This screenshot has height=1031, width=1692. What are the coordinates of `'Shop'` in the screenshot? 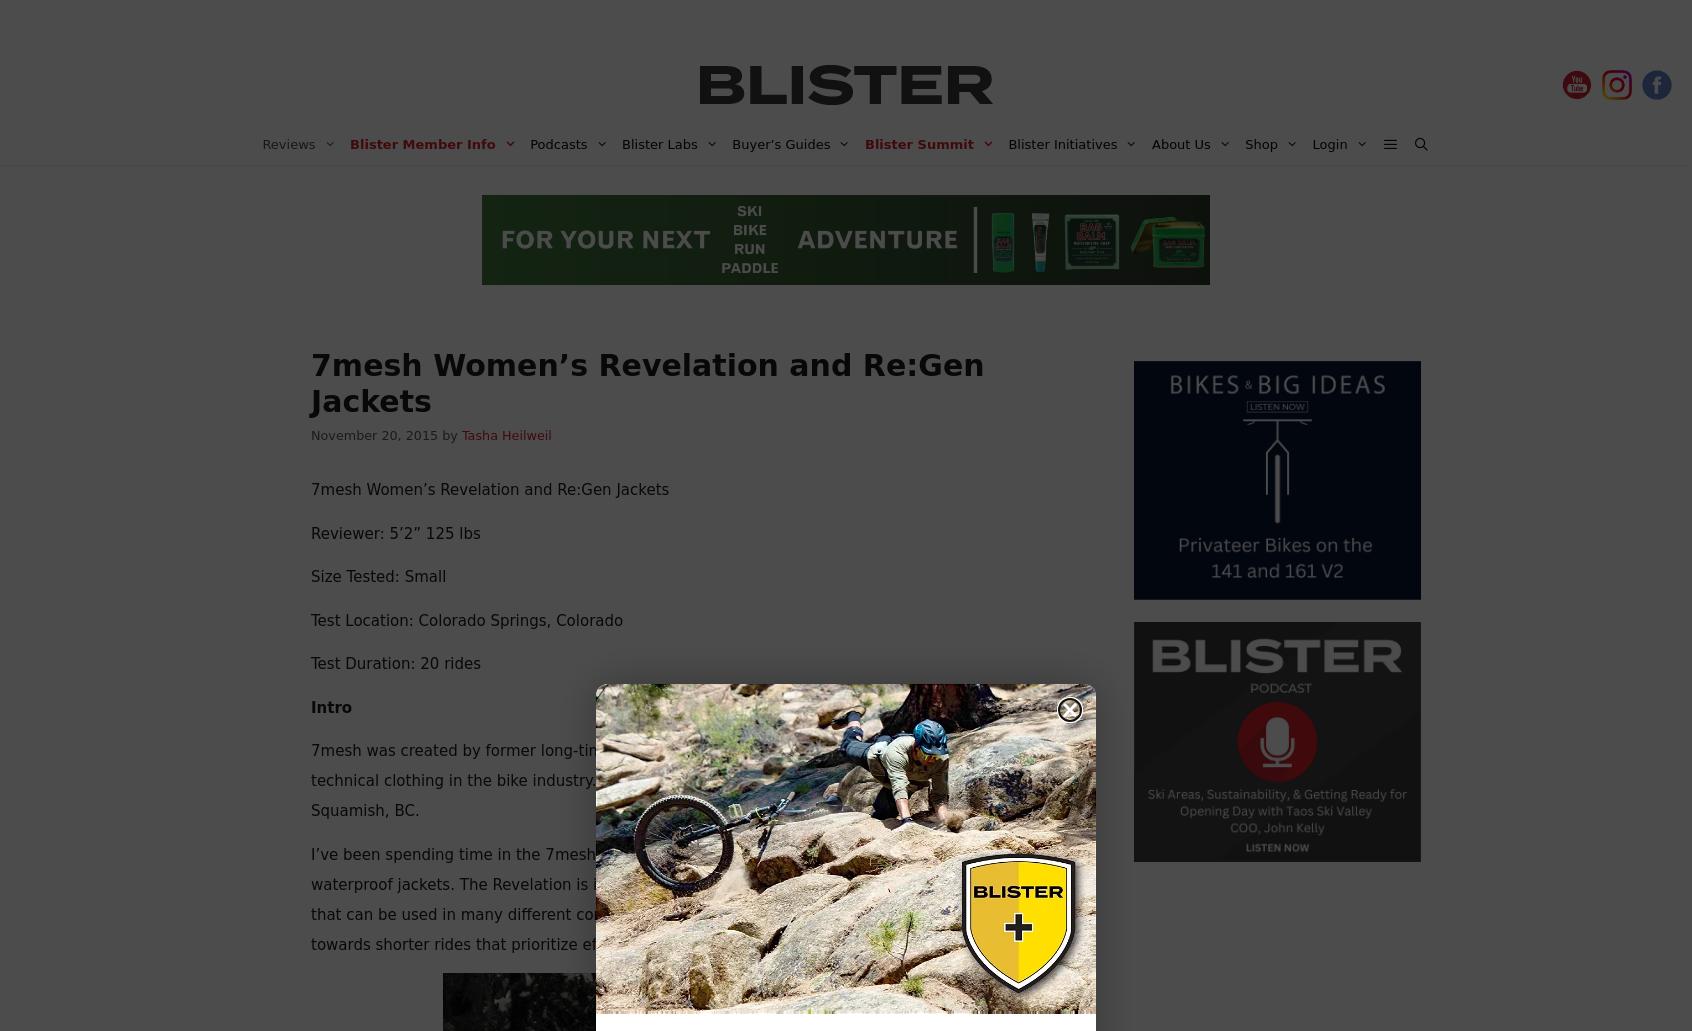 It's located at (1244, 143).